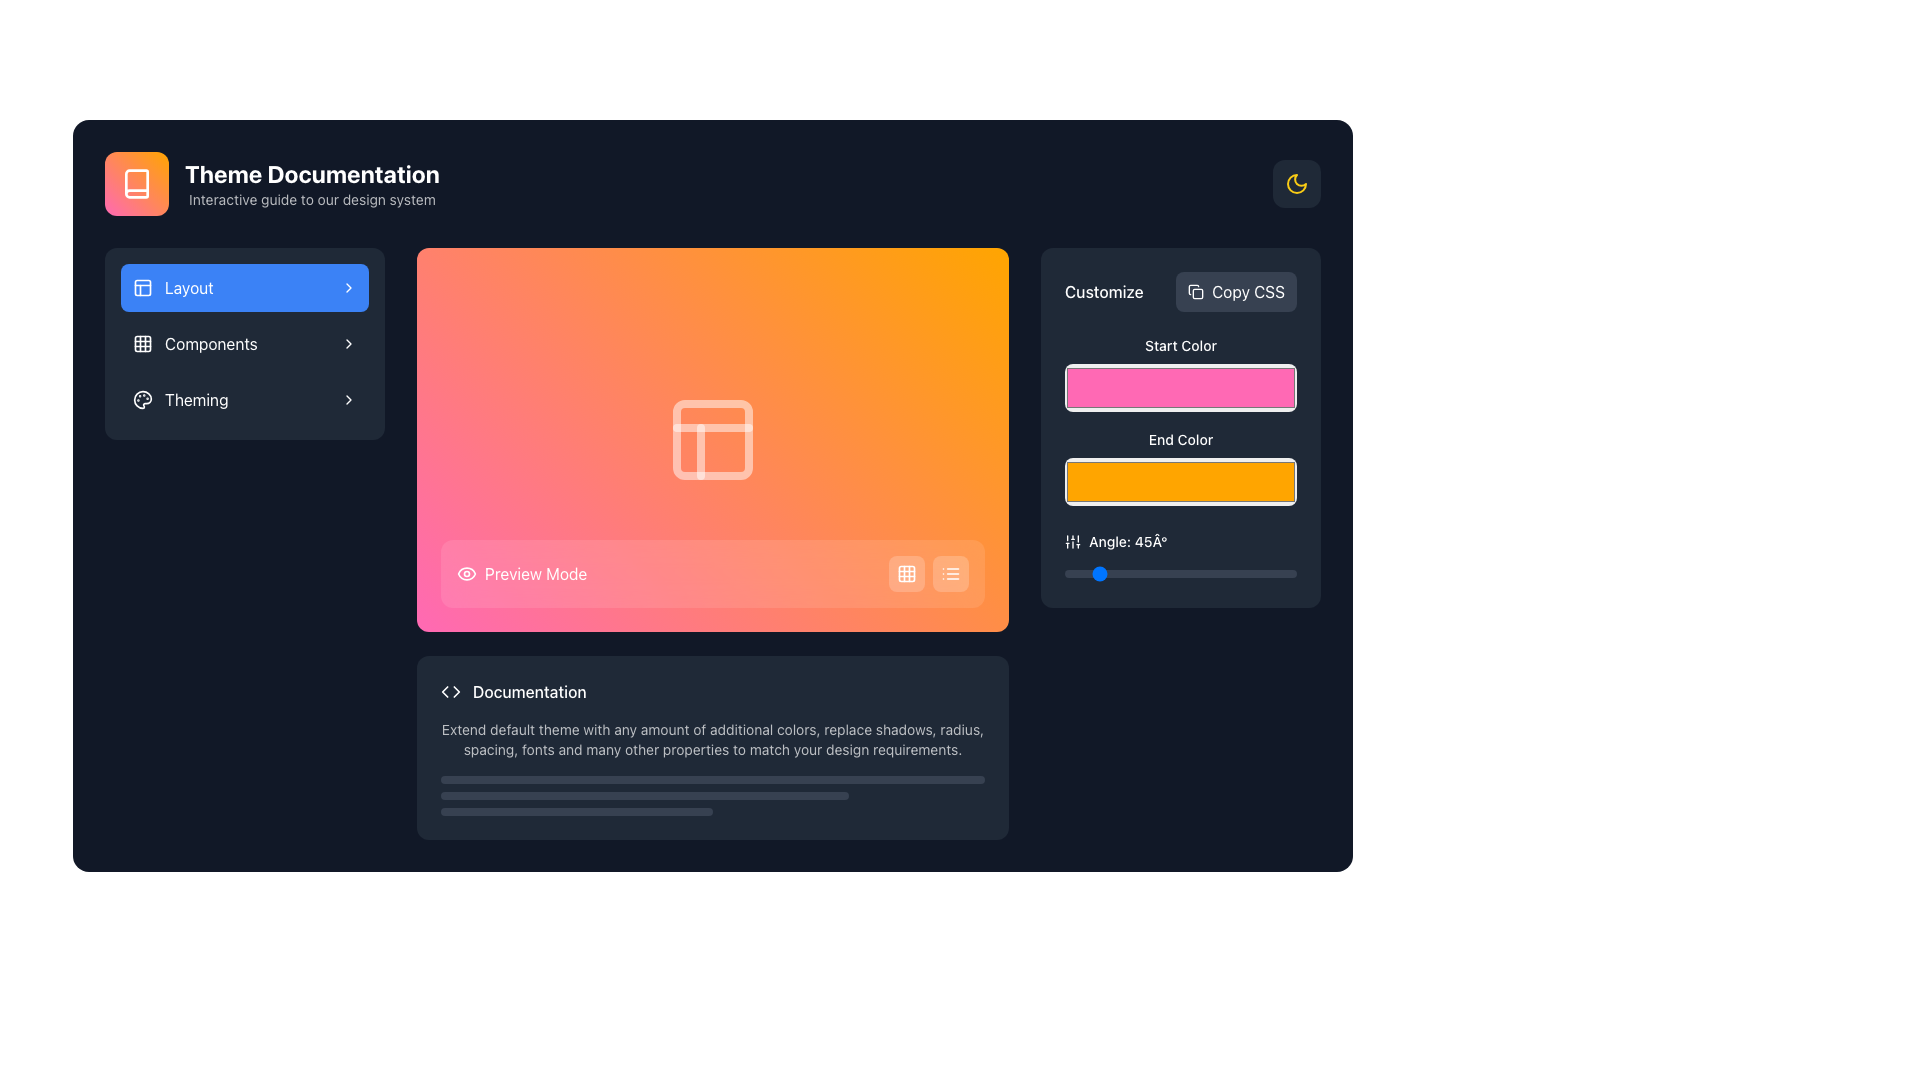  I want to click on the 'Layout' button located in the left-side panel, so click(243, 288).